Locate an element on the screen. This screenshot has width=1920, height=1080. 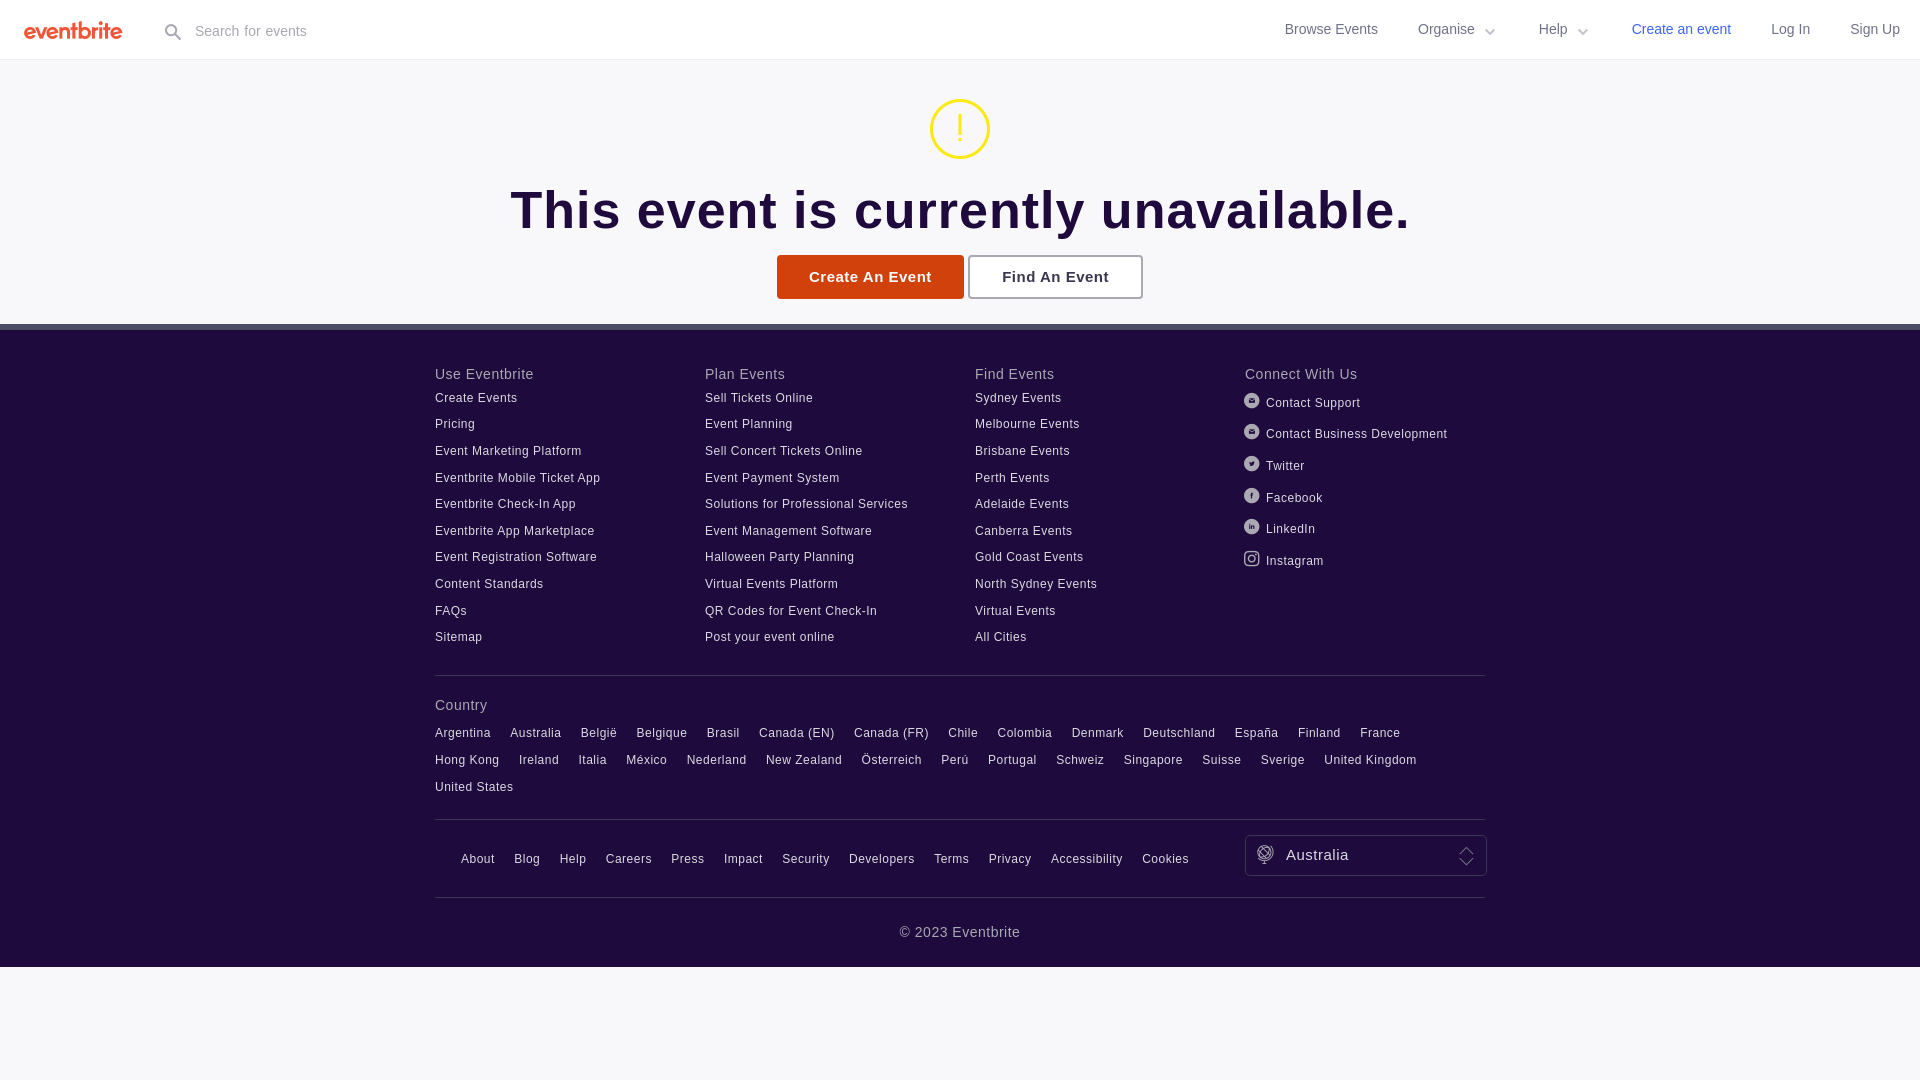
'Sverige' is located at coordinates (1282, 759).